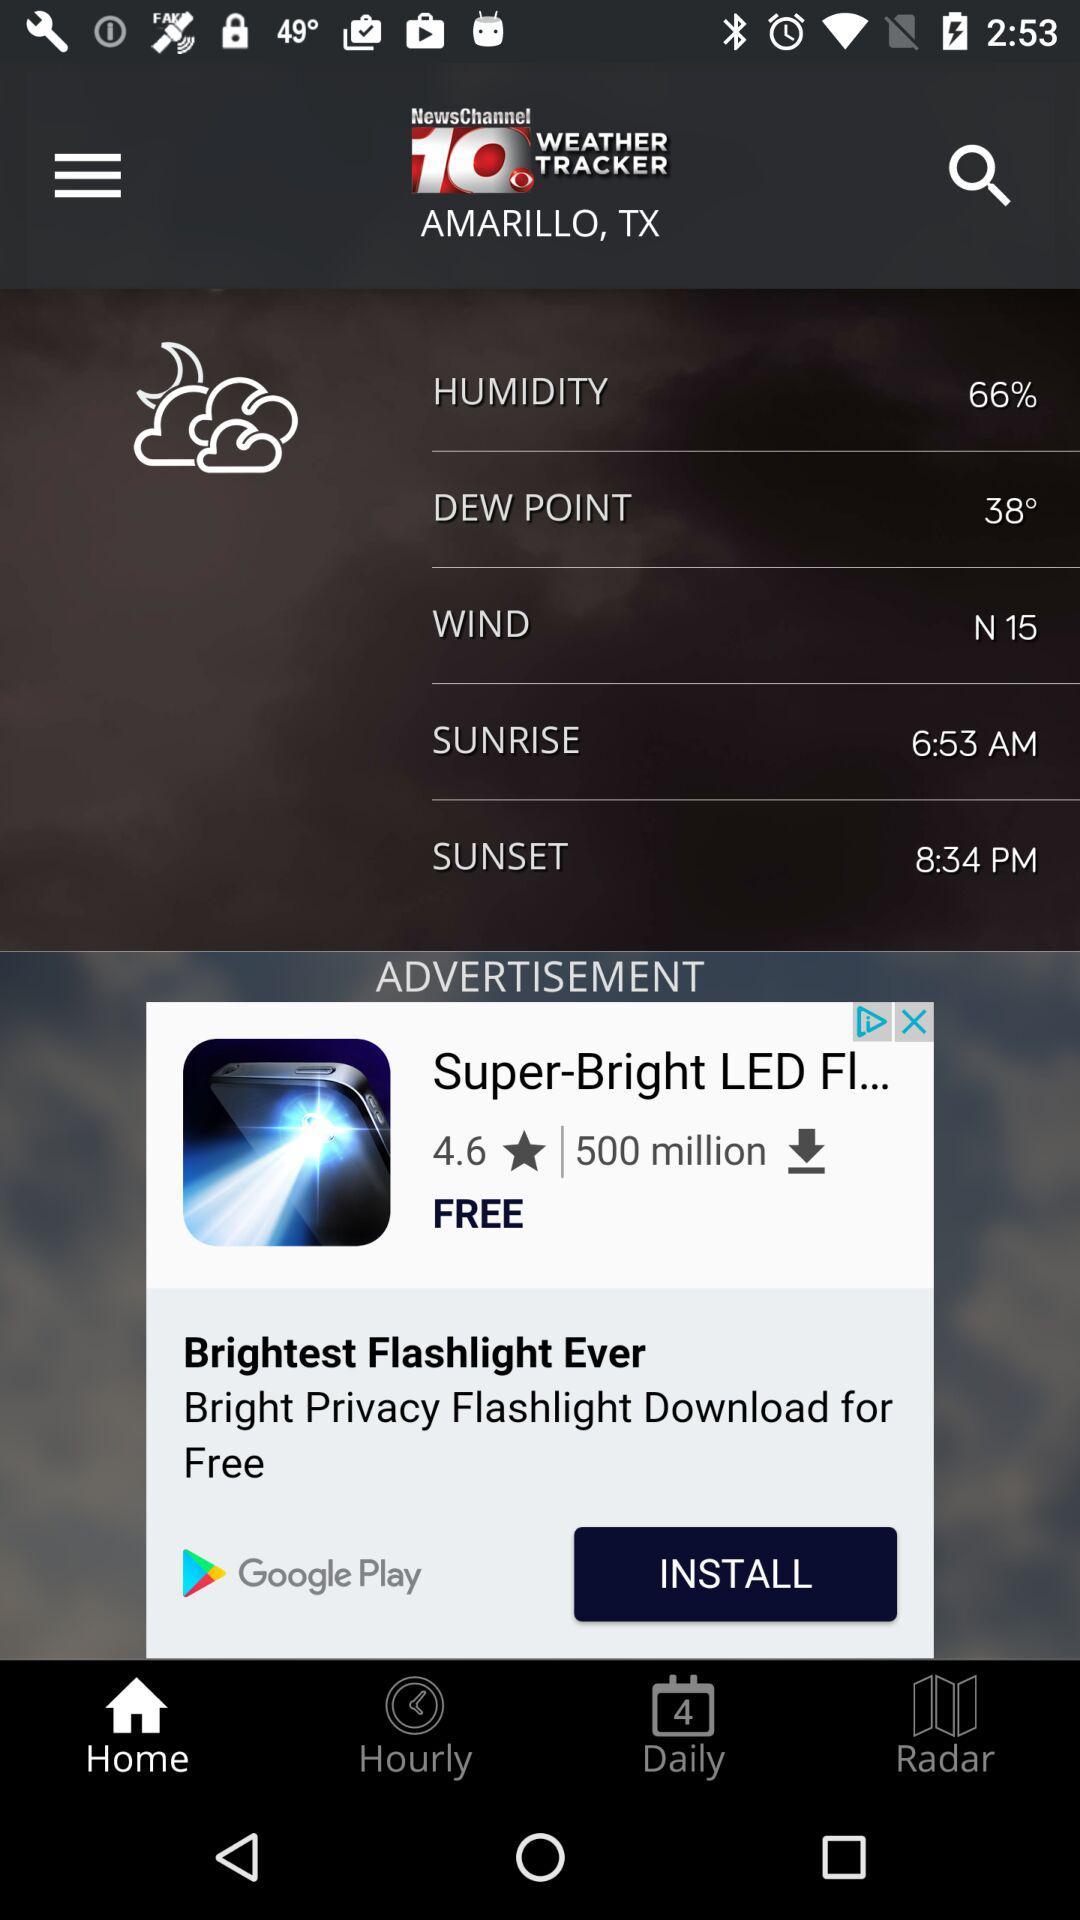 The image size is (1080, 1920). What do you see at coordinates (682, 1726) in the screenshot?
I see `the radio button next to hourly radio button` at bounding box center [682, 1726].